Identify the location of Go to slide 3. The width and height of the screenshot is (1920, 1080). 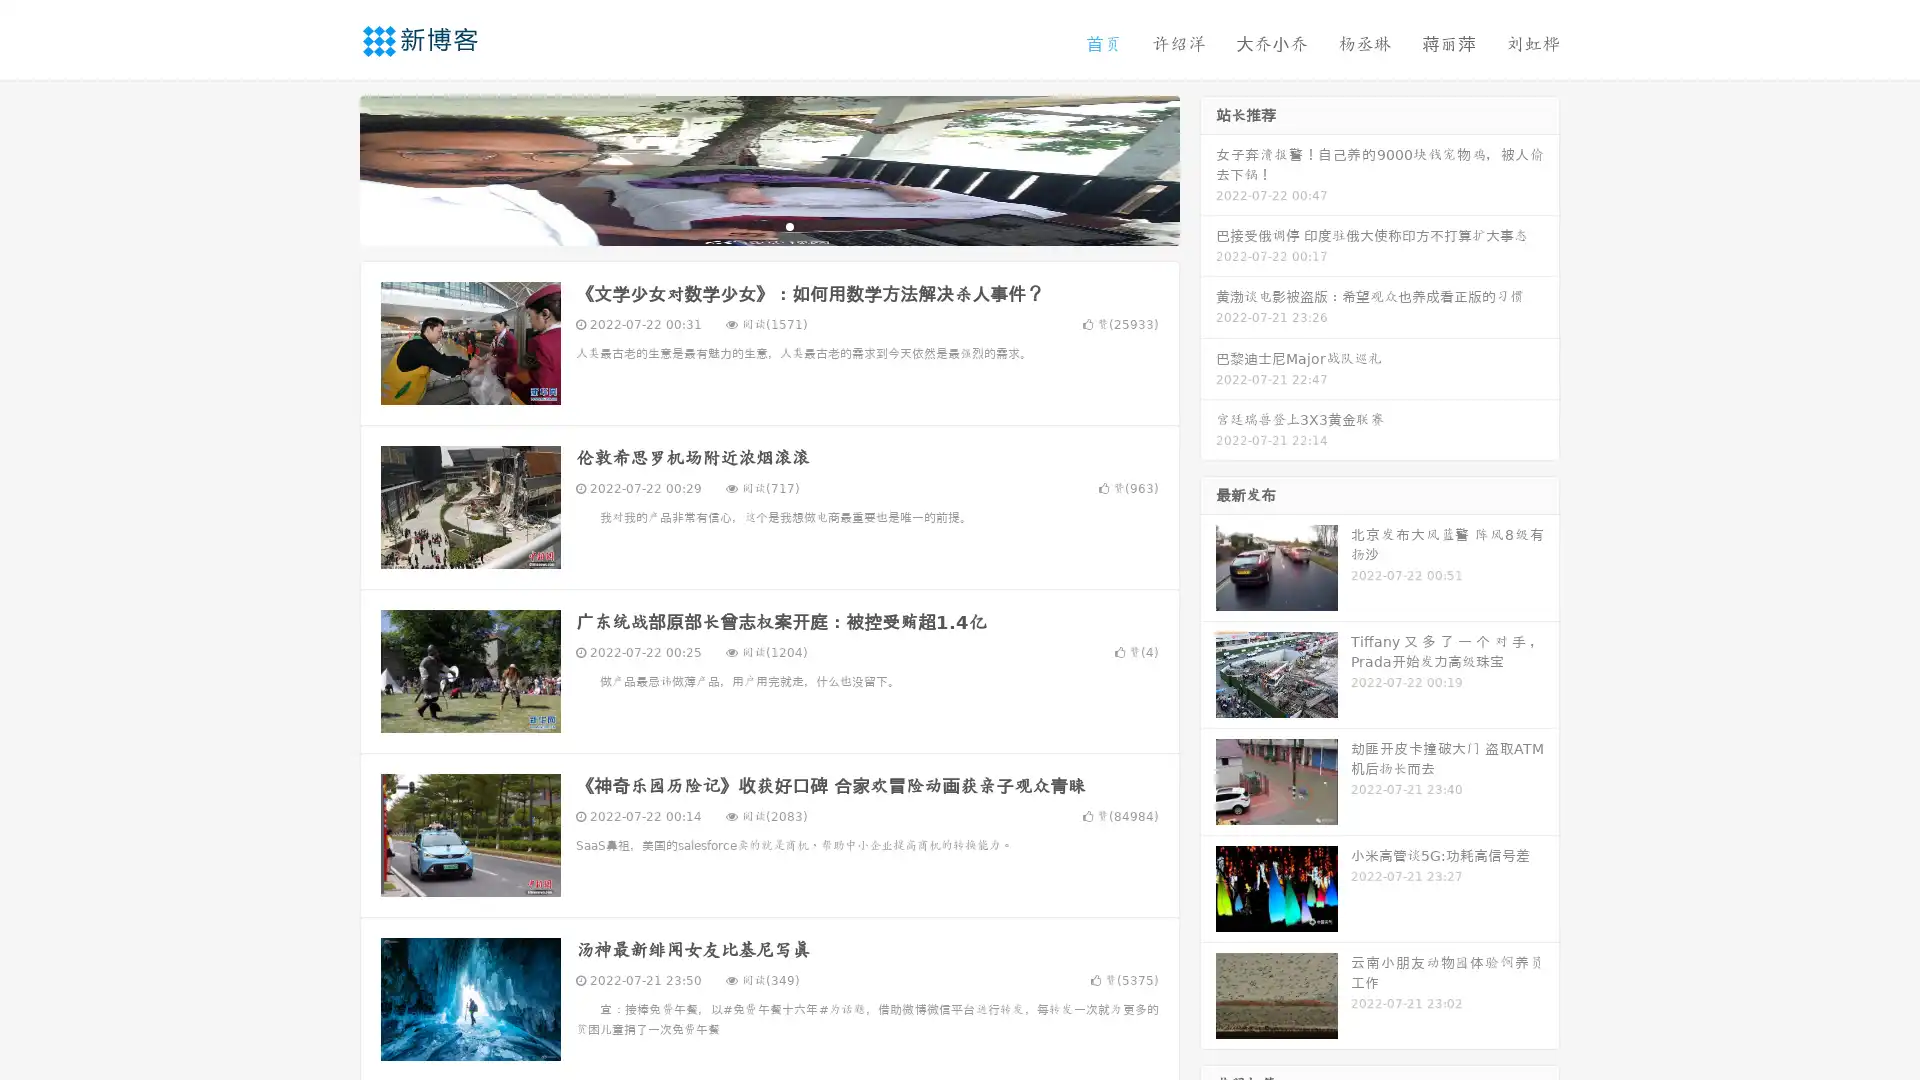
(789, 225).